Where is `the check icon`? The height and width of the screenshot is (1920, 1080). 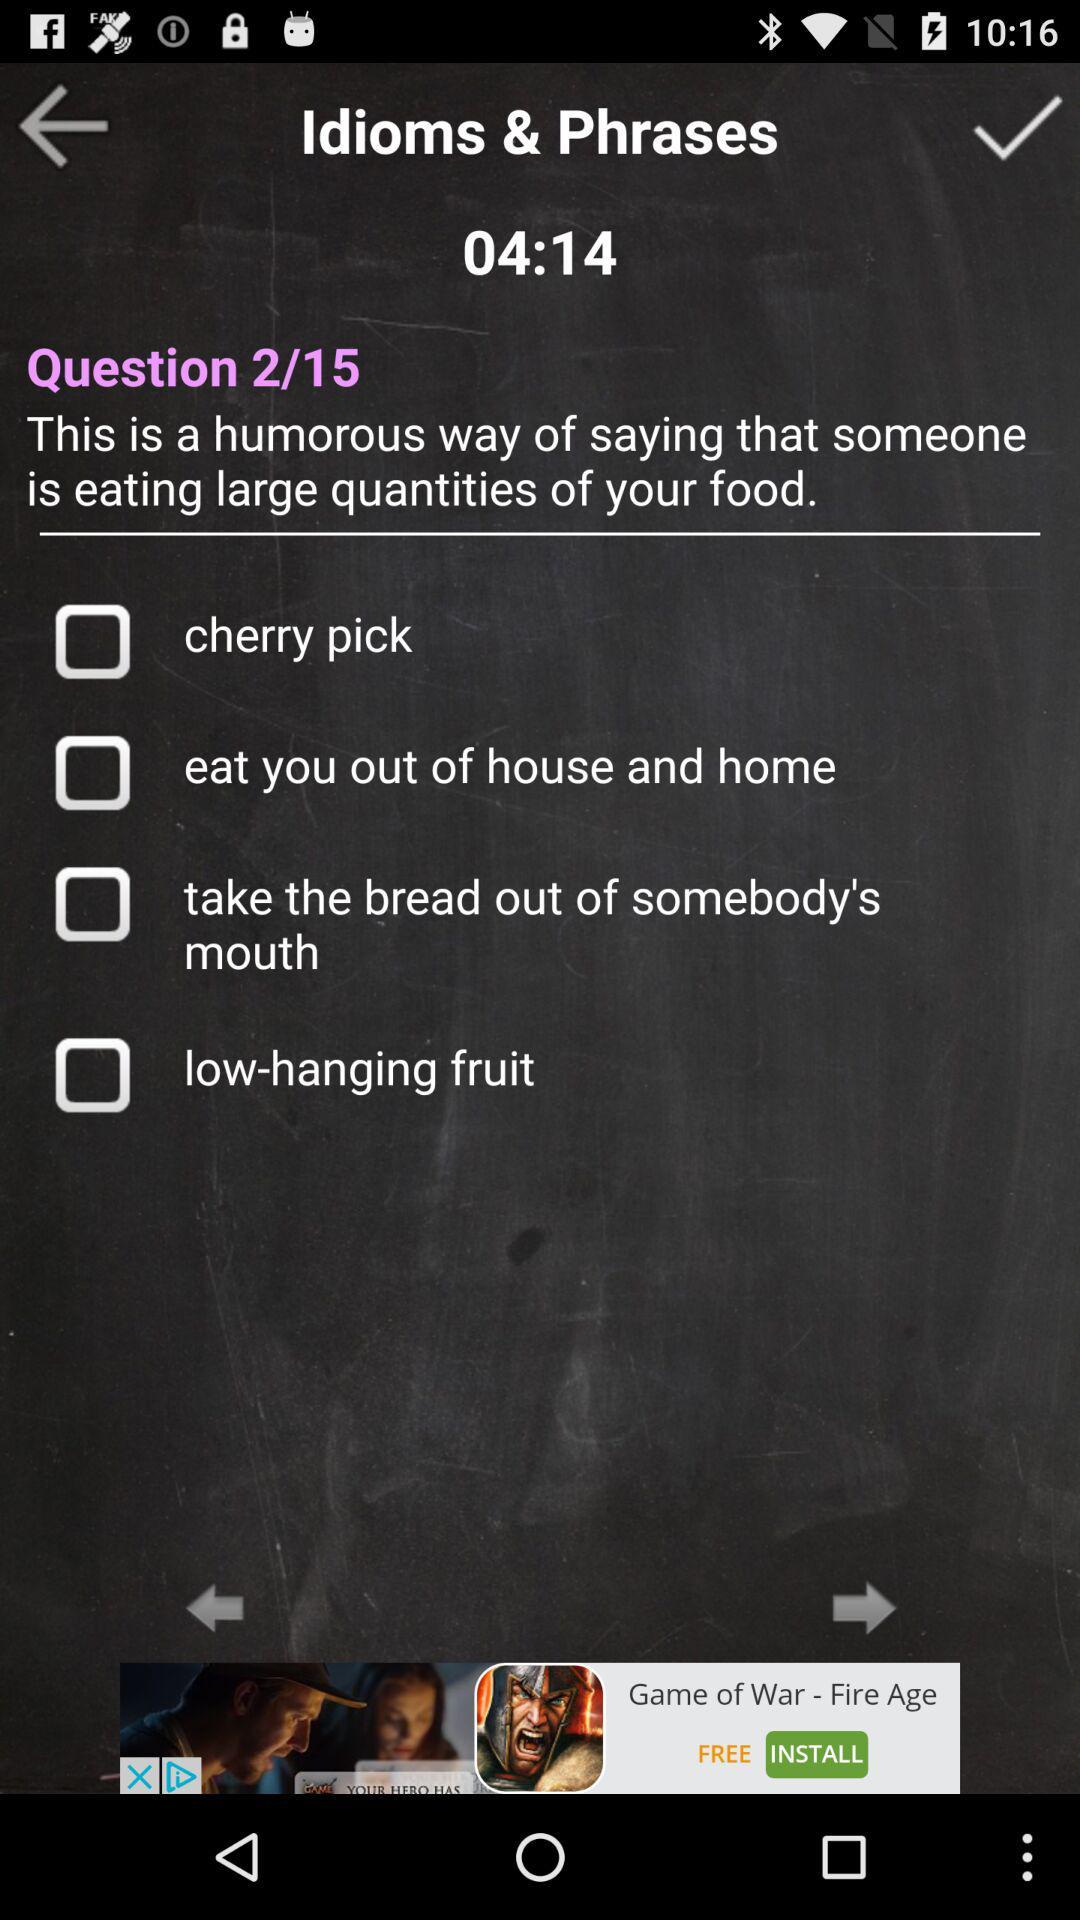 the check icon is located at coordinates (1017, 133).